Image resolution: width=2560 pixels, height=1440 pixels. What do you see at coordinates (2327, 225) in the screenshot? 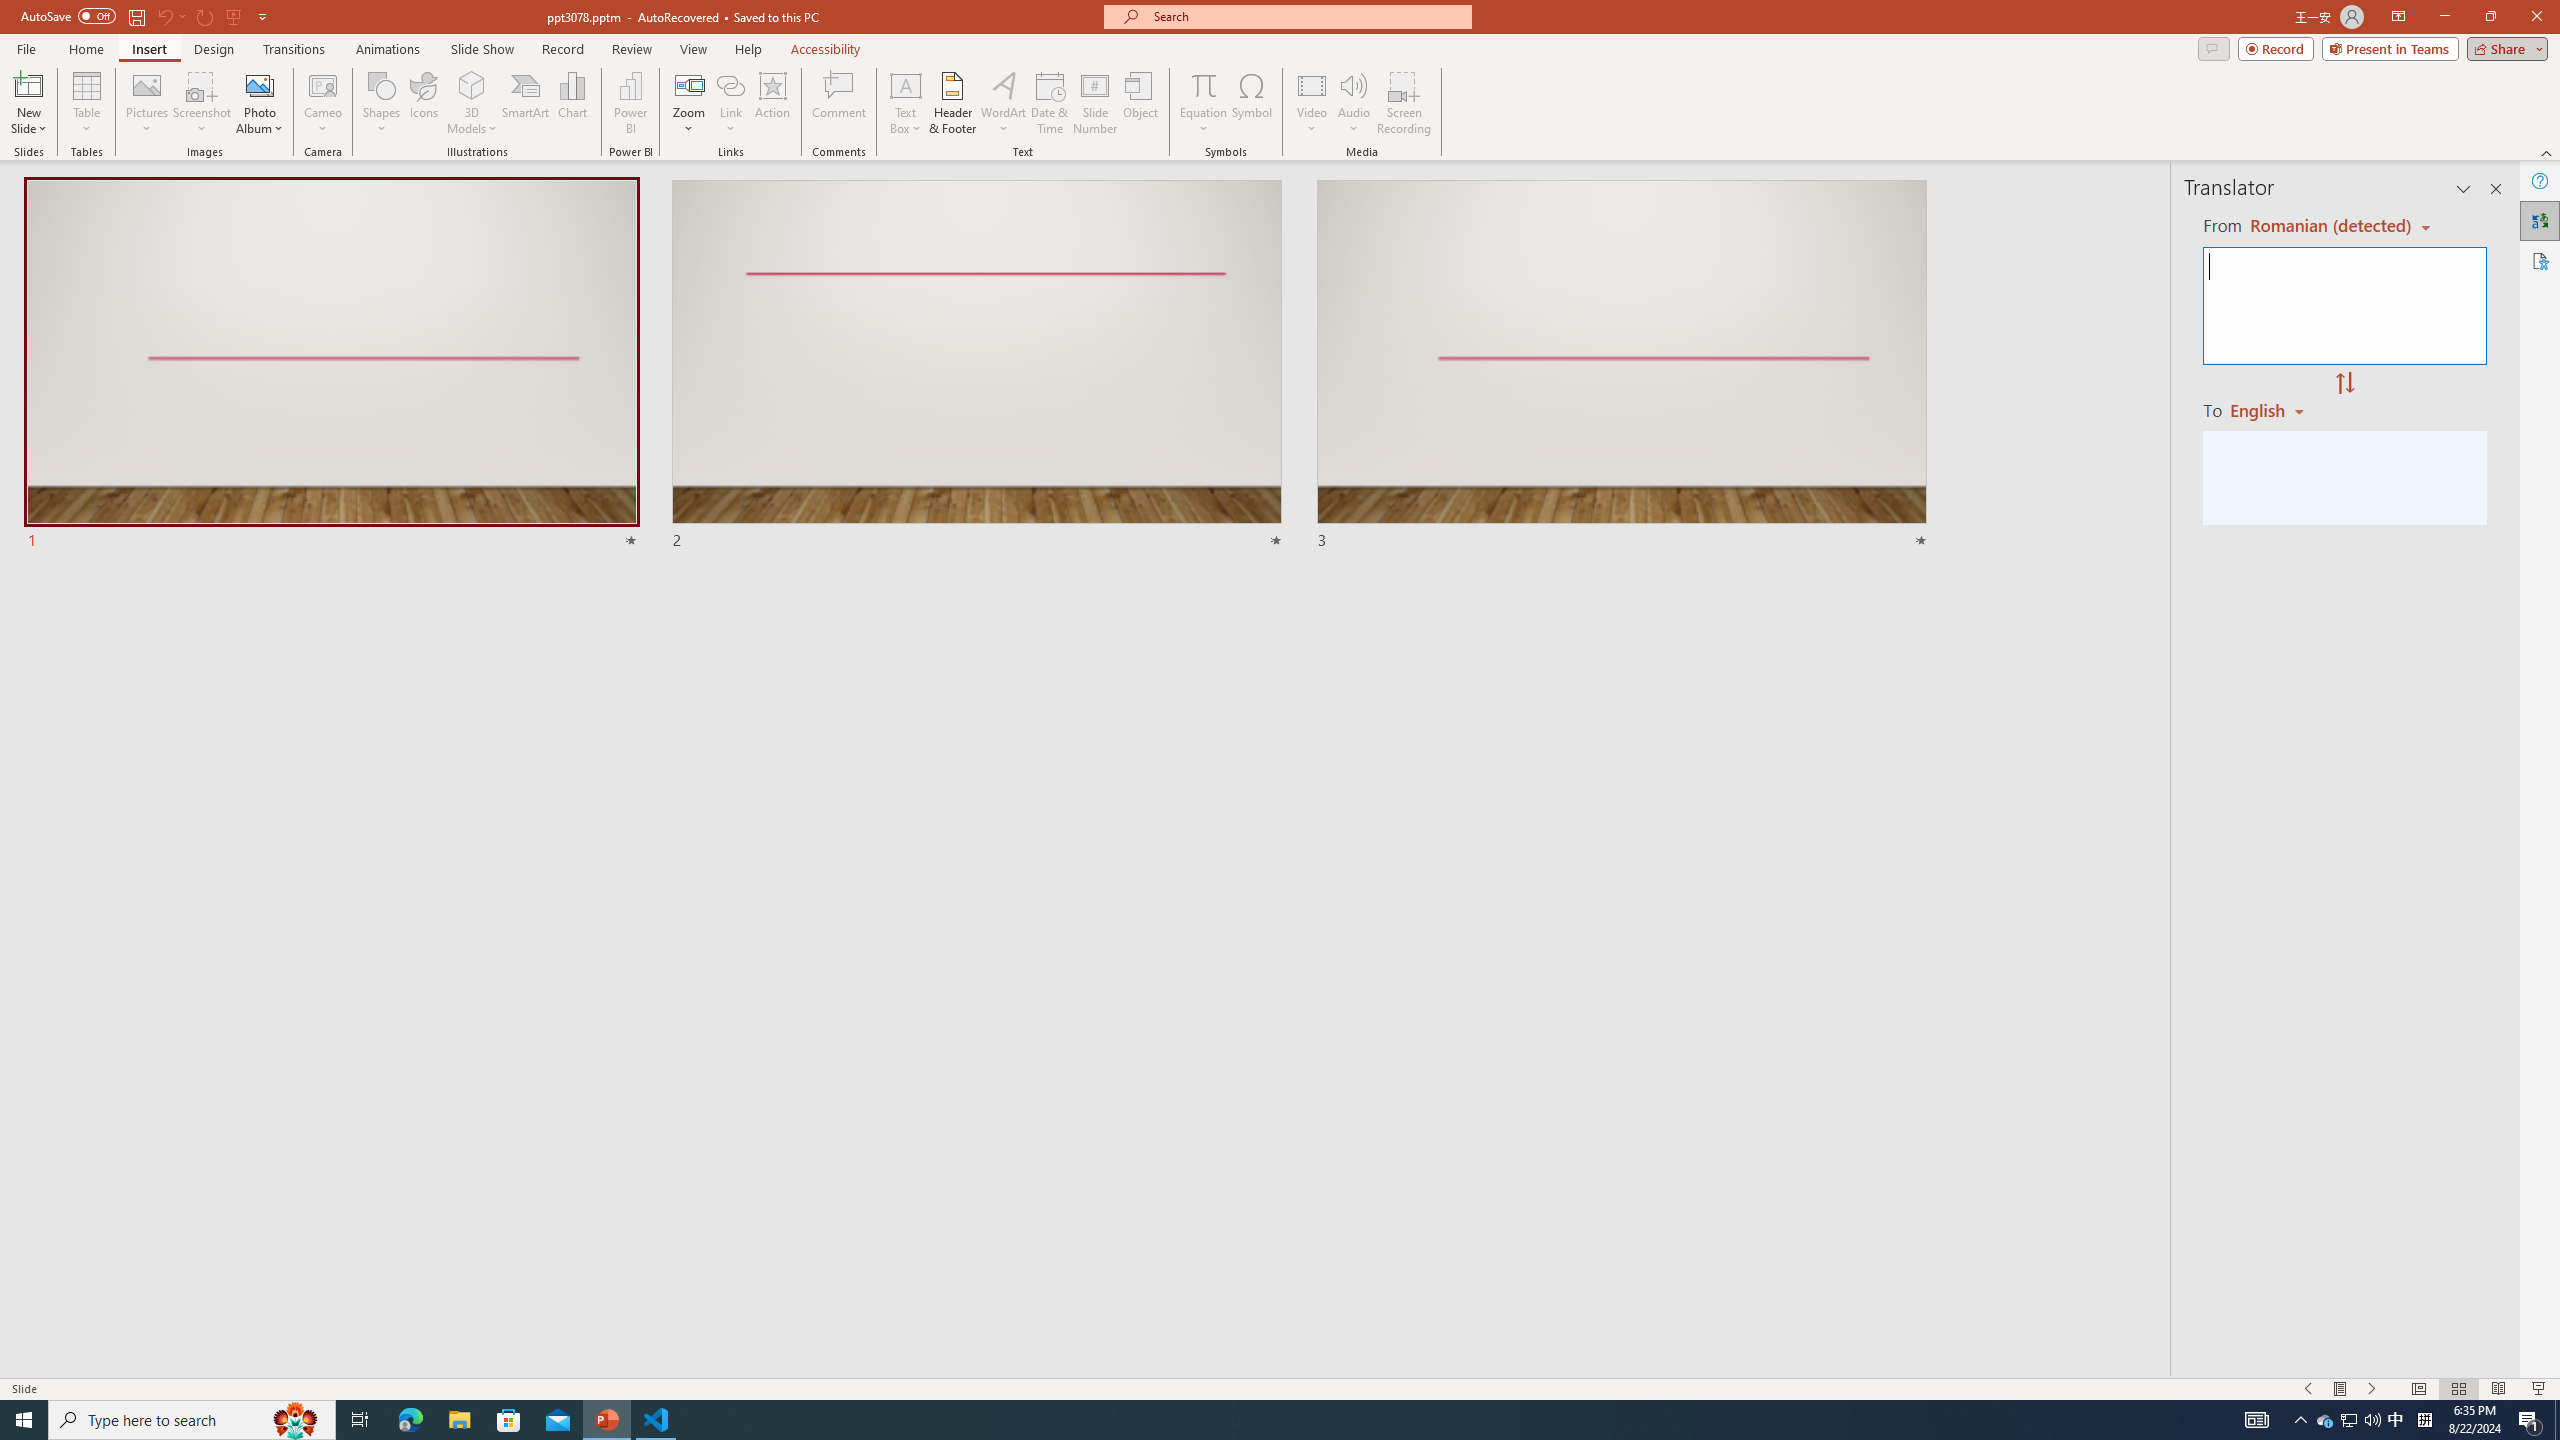
I see `'Czech (detected)'` at bounding box center [2327, 225].